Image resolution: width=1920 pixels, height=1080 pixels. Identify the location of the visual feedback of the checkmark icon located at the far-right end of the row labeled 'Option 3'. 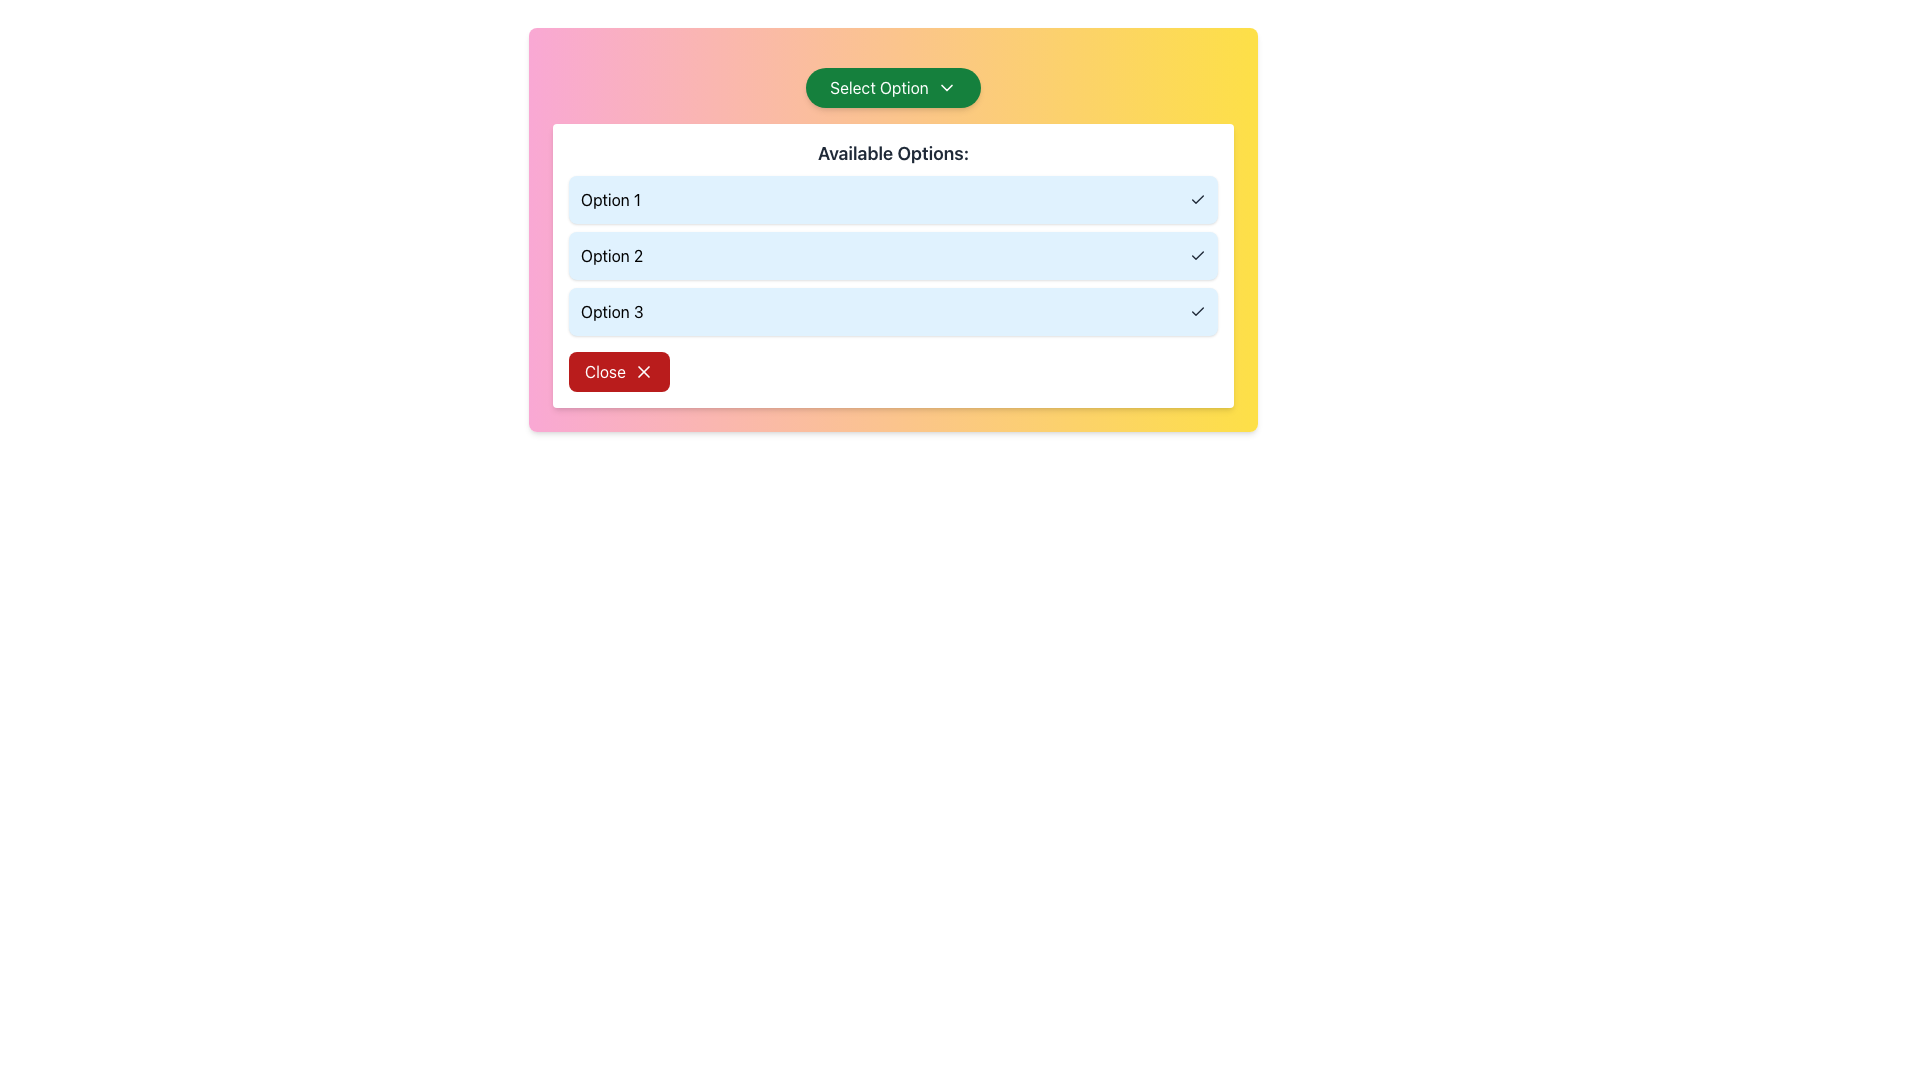
(1198, 312).